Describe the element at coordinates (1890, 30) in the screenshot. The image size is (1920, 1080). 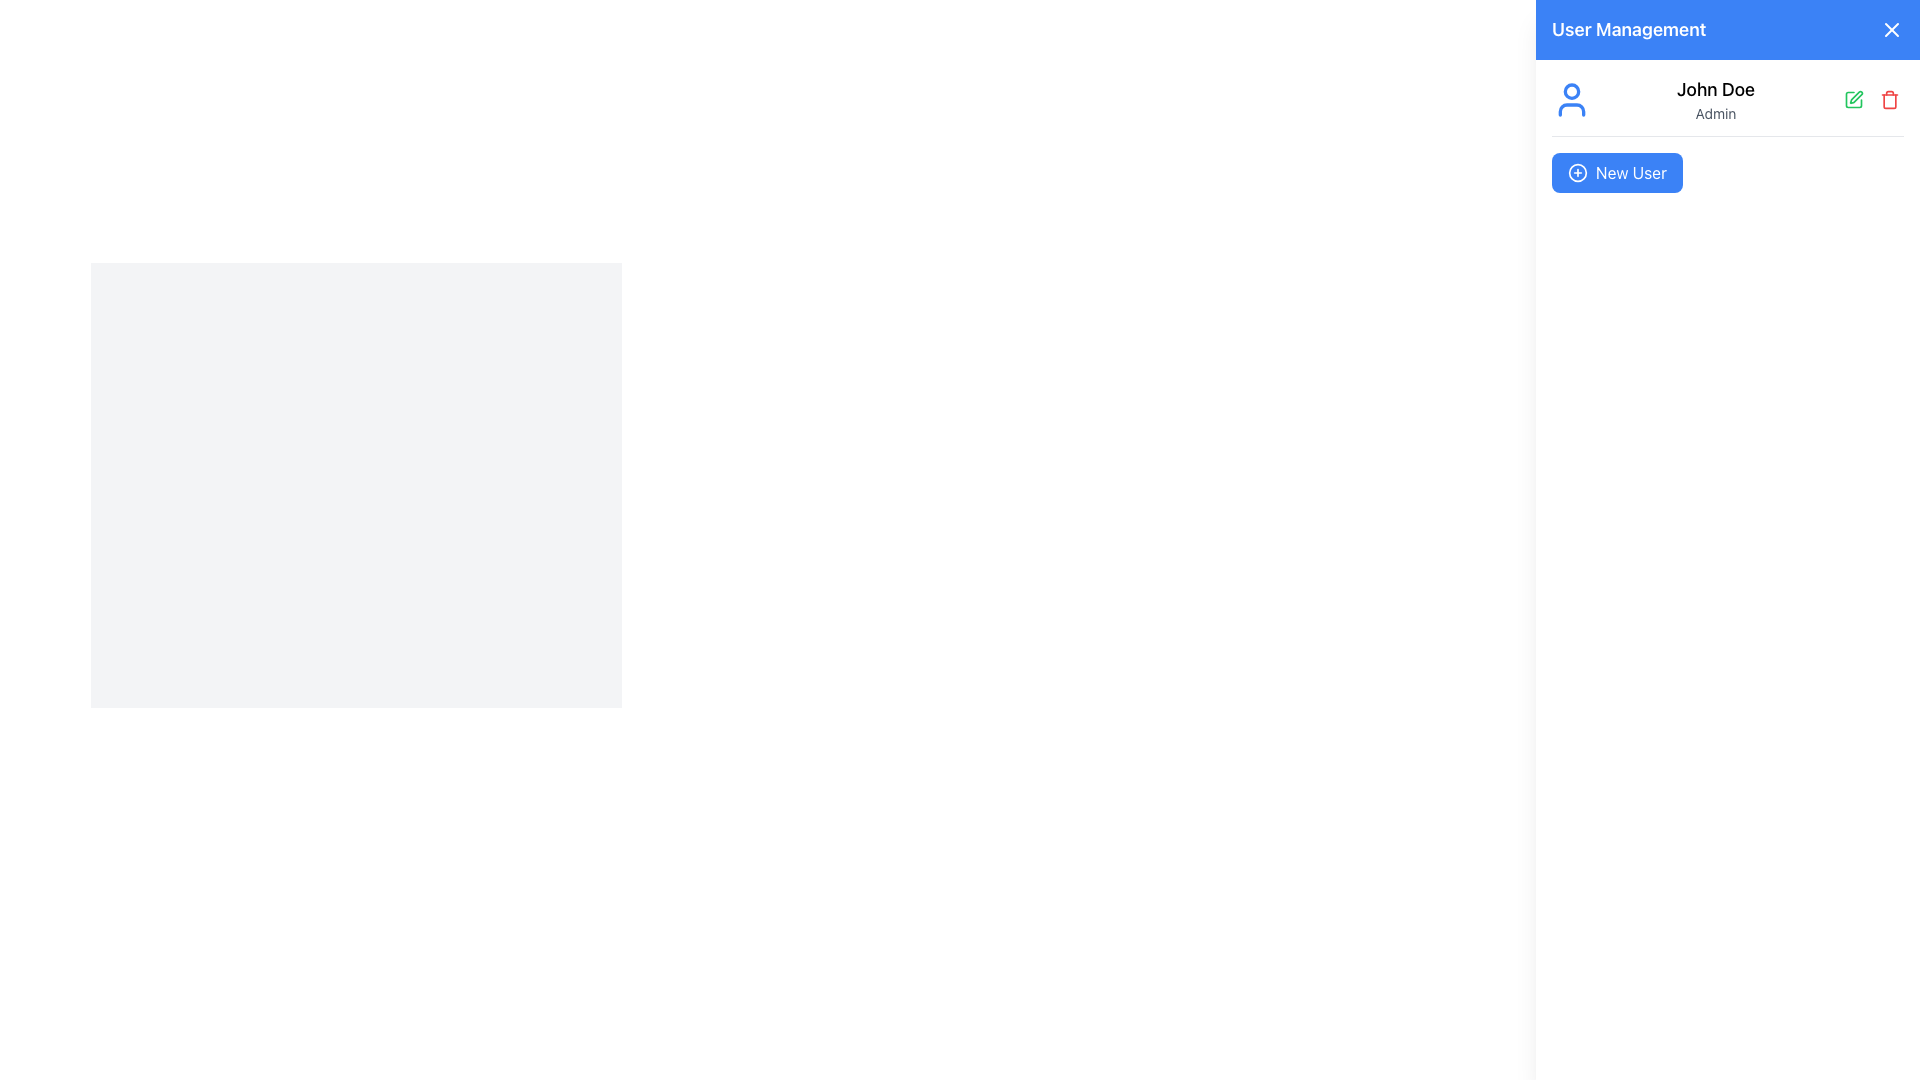
I see `the 'X' button on the far-right side of the top header` at that location.